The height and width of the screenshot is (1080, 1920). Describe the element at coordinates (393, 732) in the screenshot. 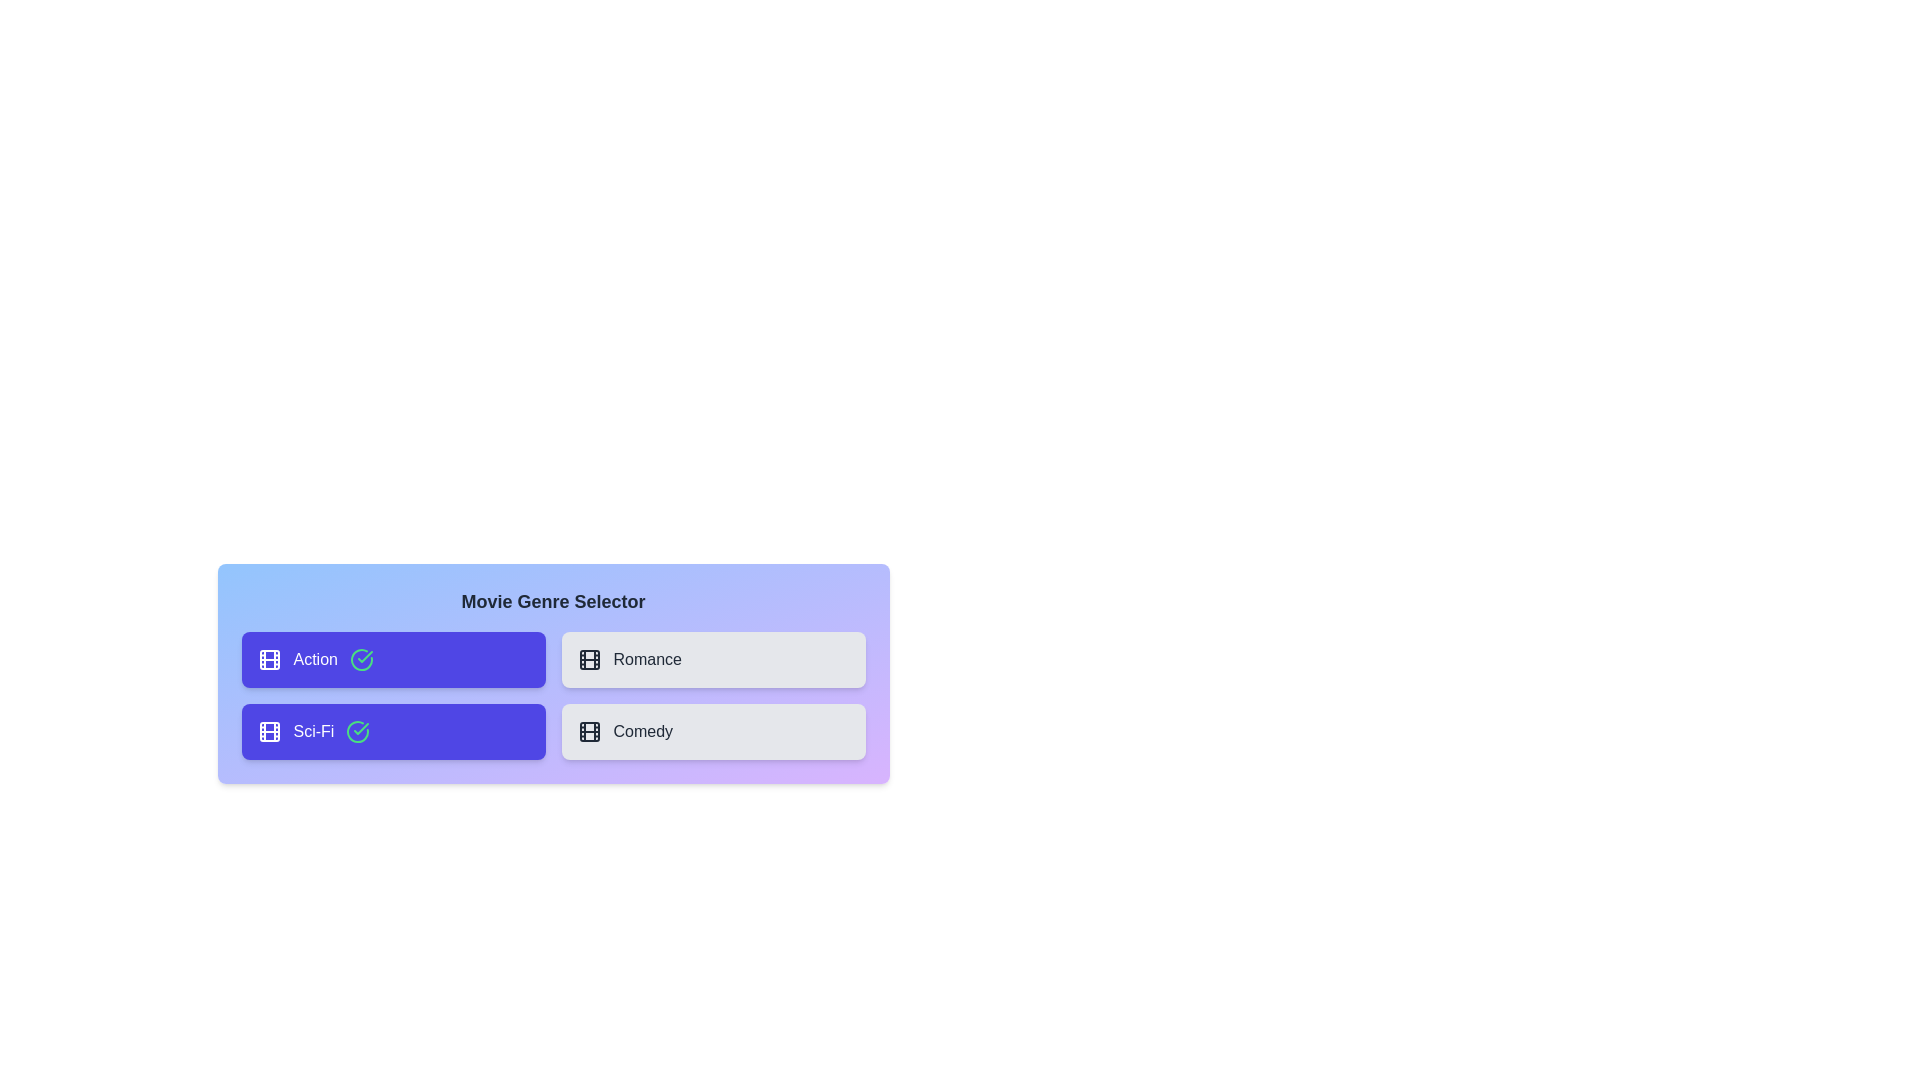

I see `the genre Sci-Fi by clicking its button` at that location.